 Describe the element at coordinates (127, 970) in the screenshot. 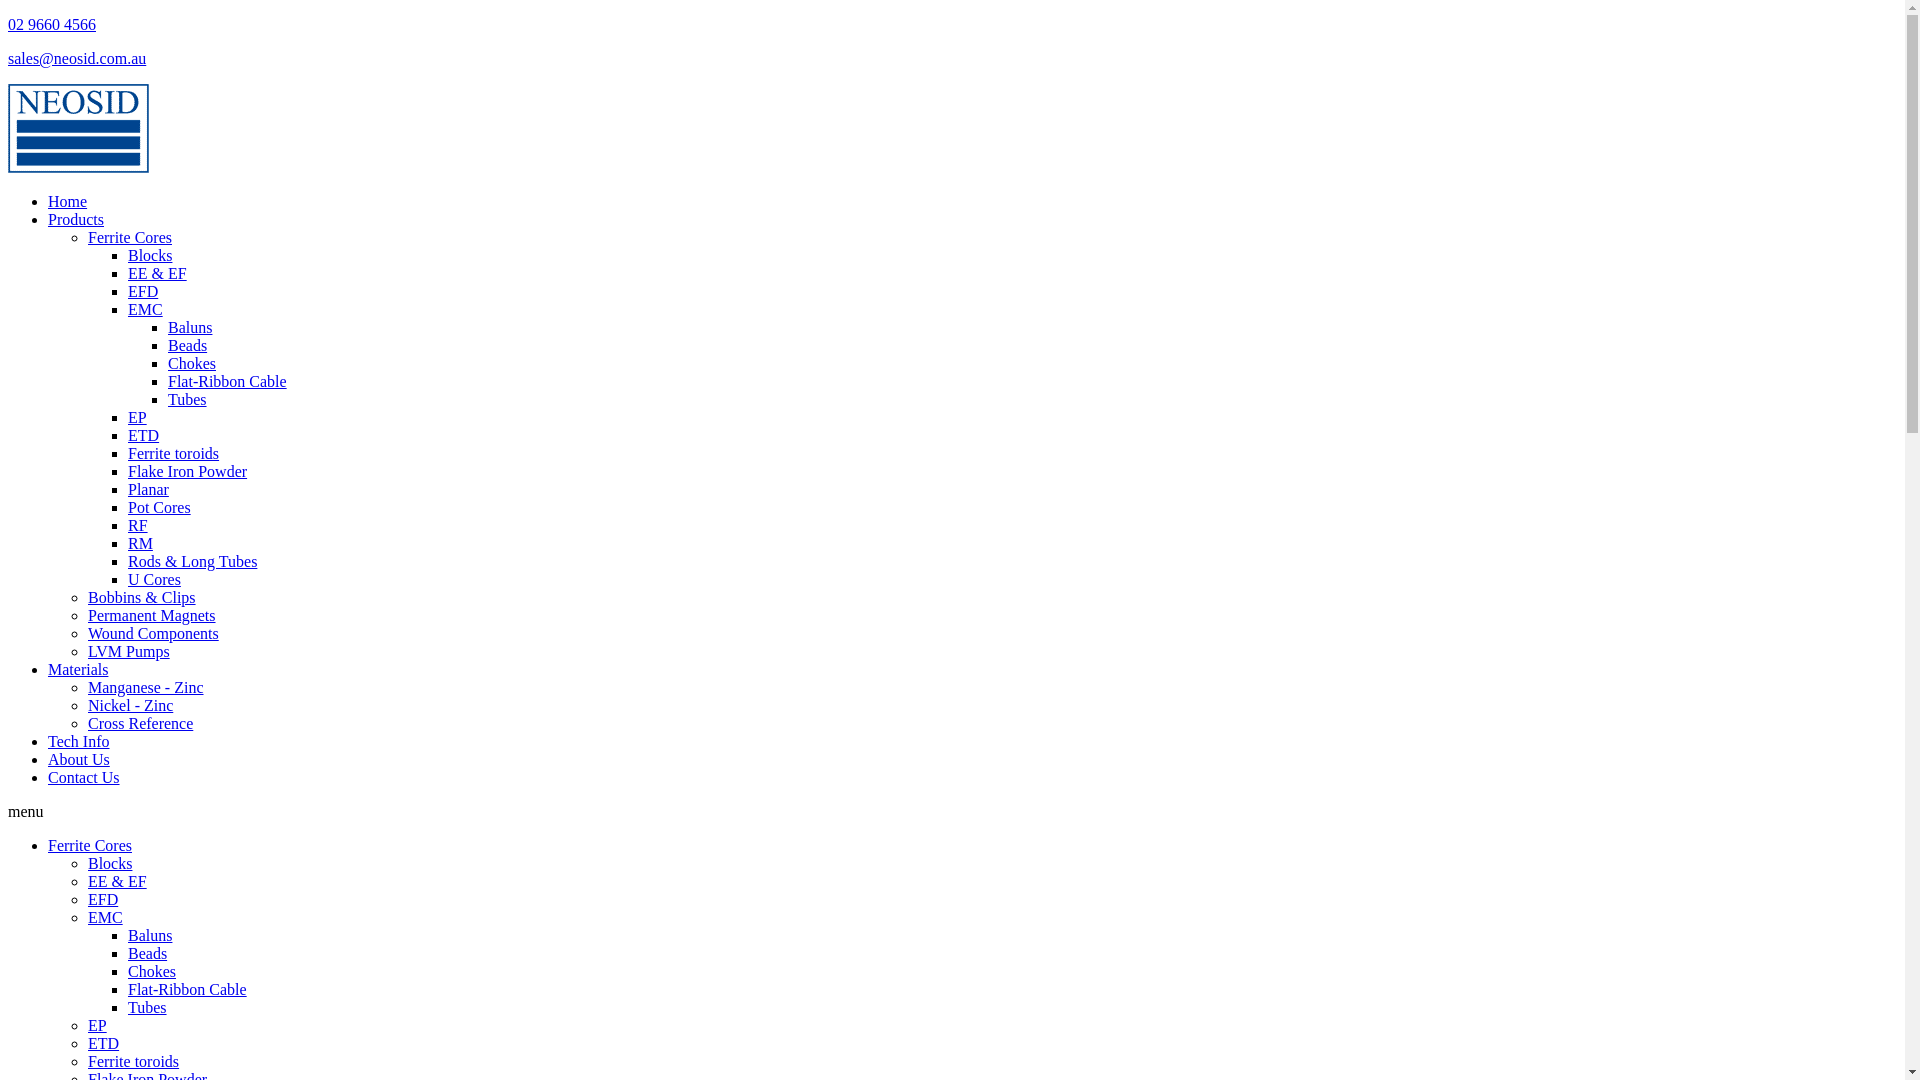

I see `'Chokes'` at that location.